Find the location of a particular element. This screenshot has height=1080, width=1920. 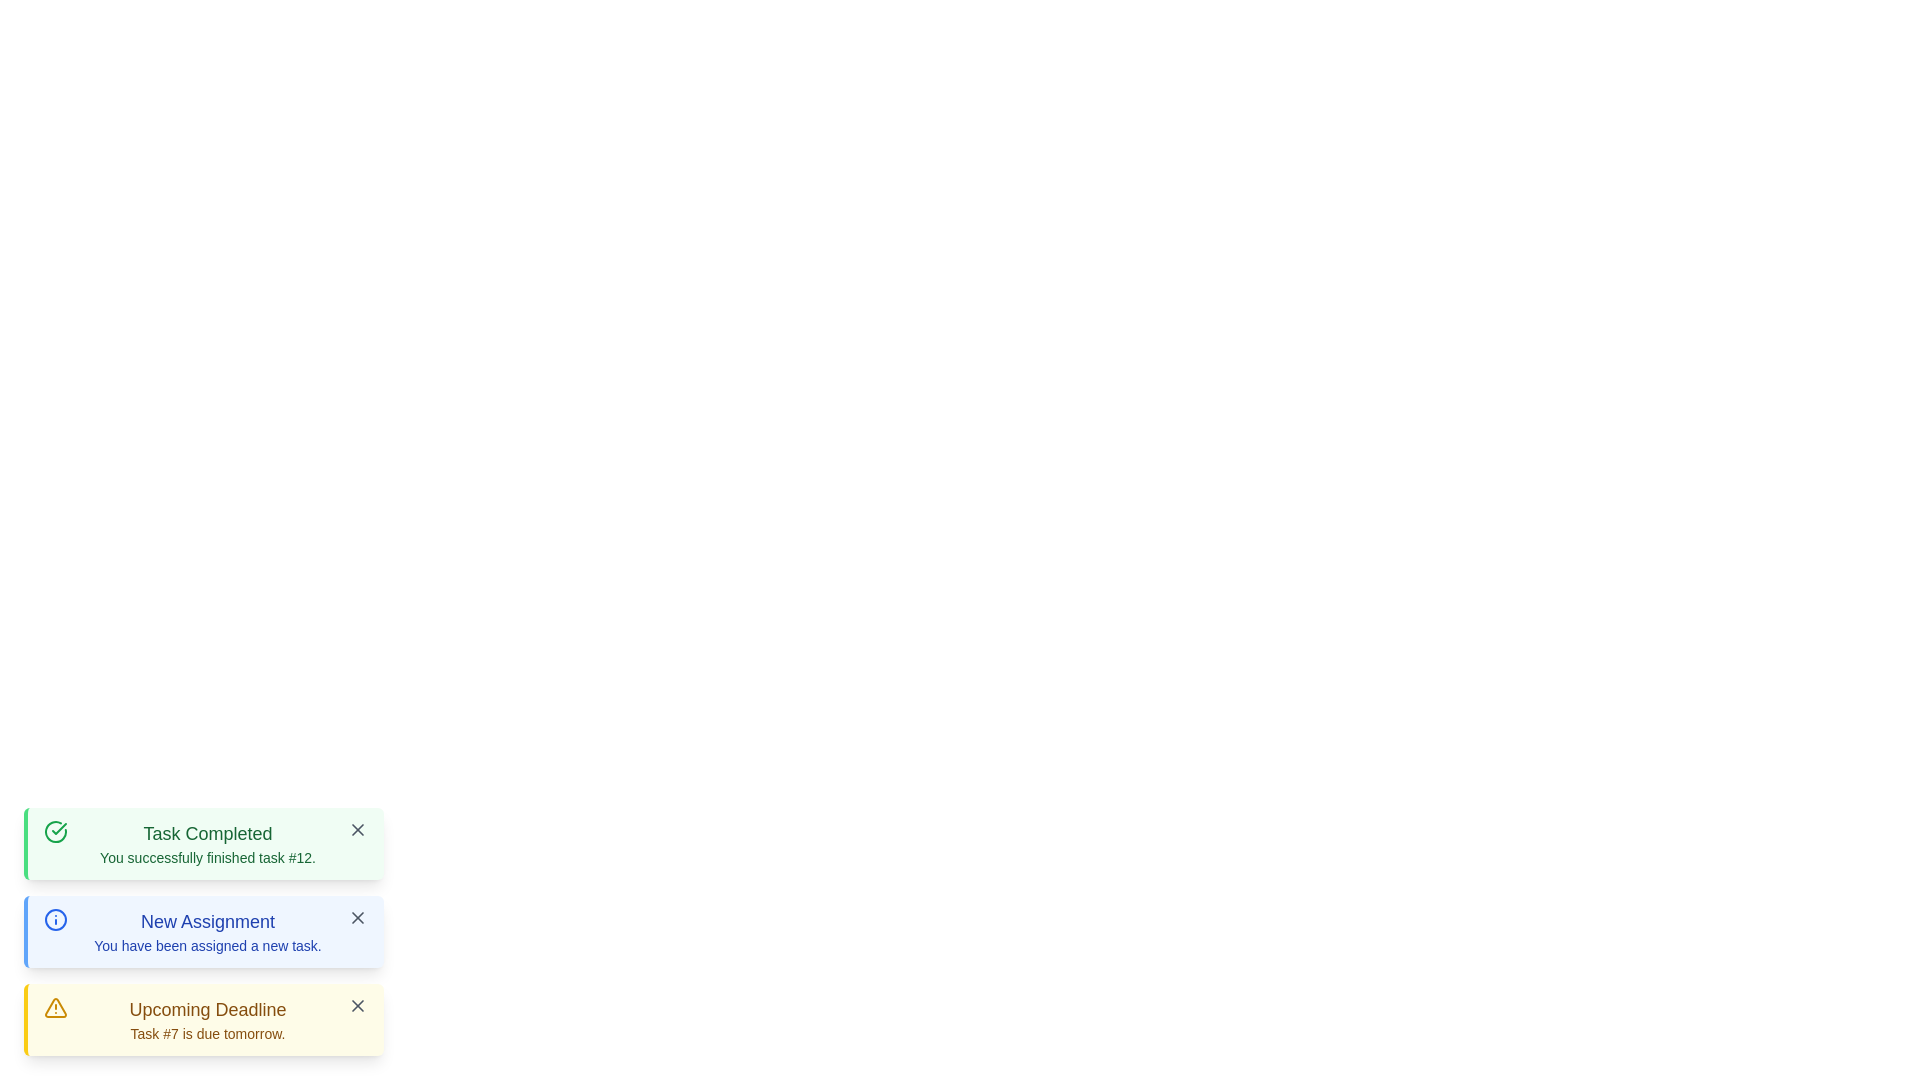

the close button located in the top-right corner of the 'Upcoming Deadline' notification is located at coordinates (358, 1006).